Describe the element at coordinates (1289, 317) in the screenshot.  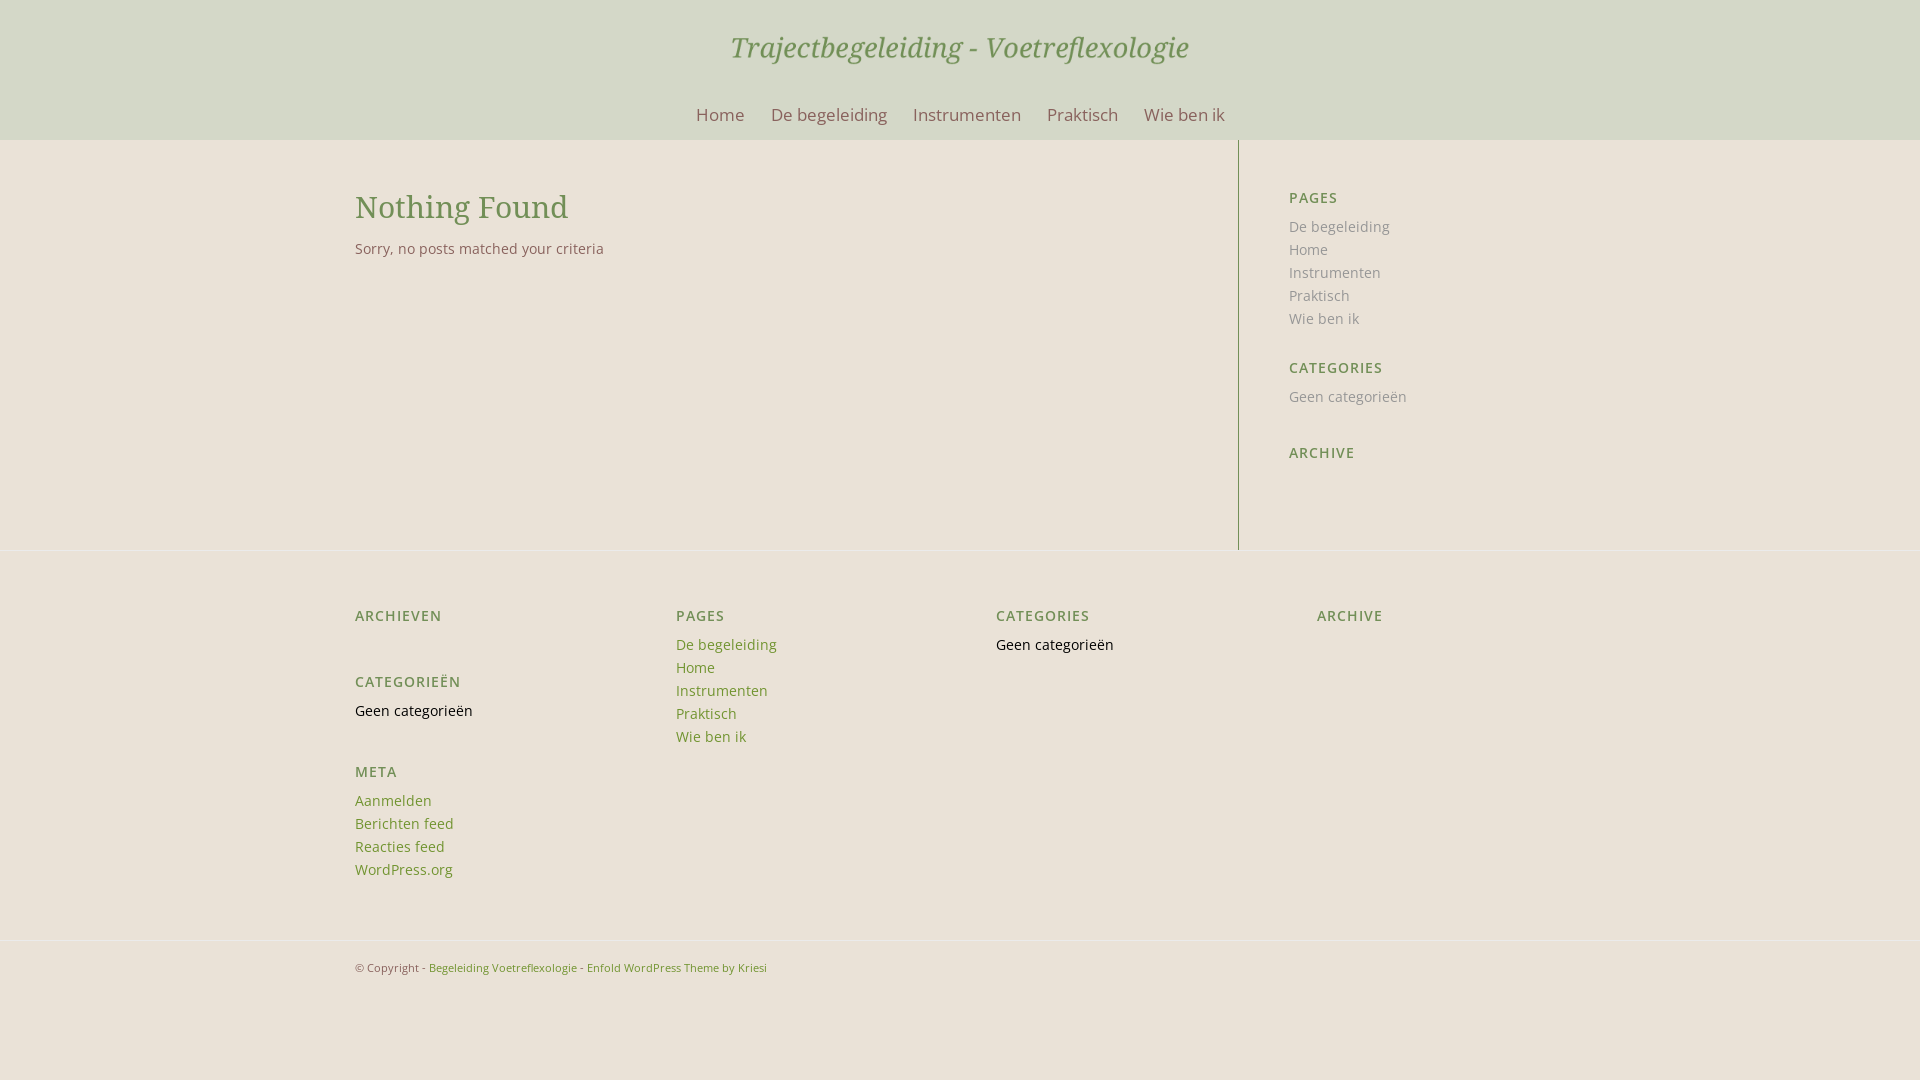
I see `'Wie ben ik'` at that location.